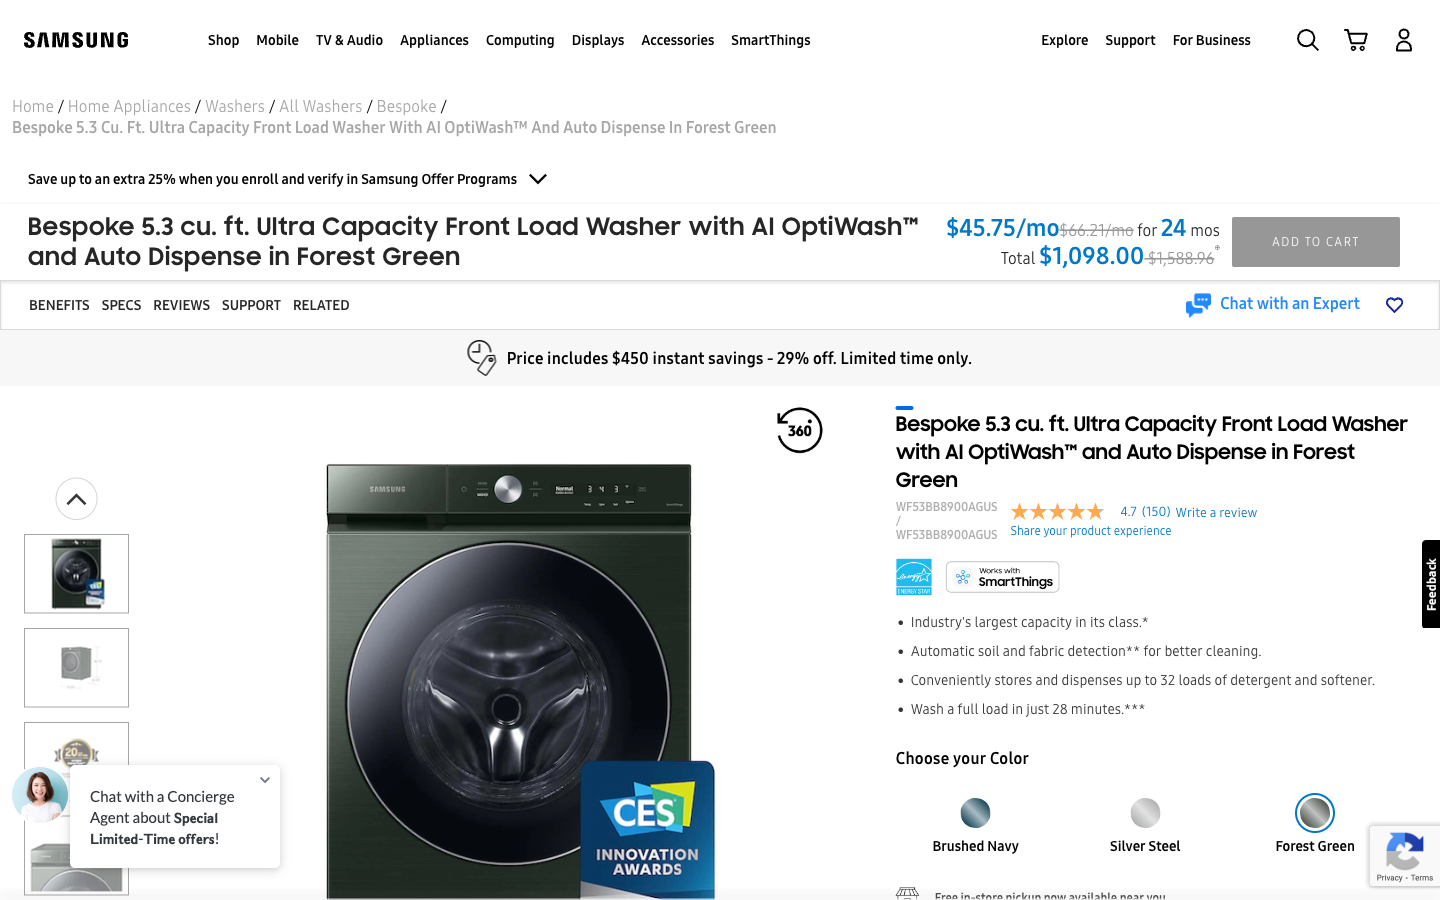  I want to click on Inspect the consumer responses for the washing machine, so click(181, 304).